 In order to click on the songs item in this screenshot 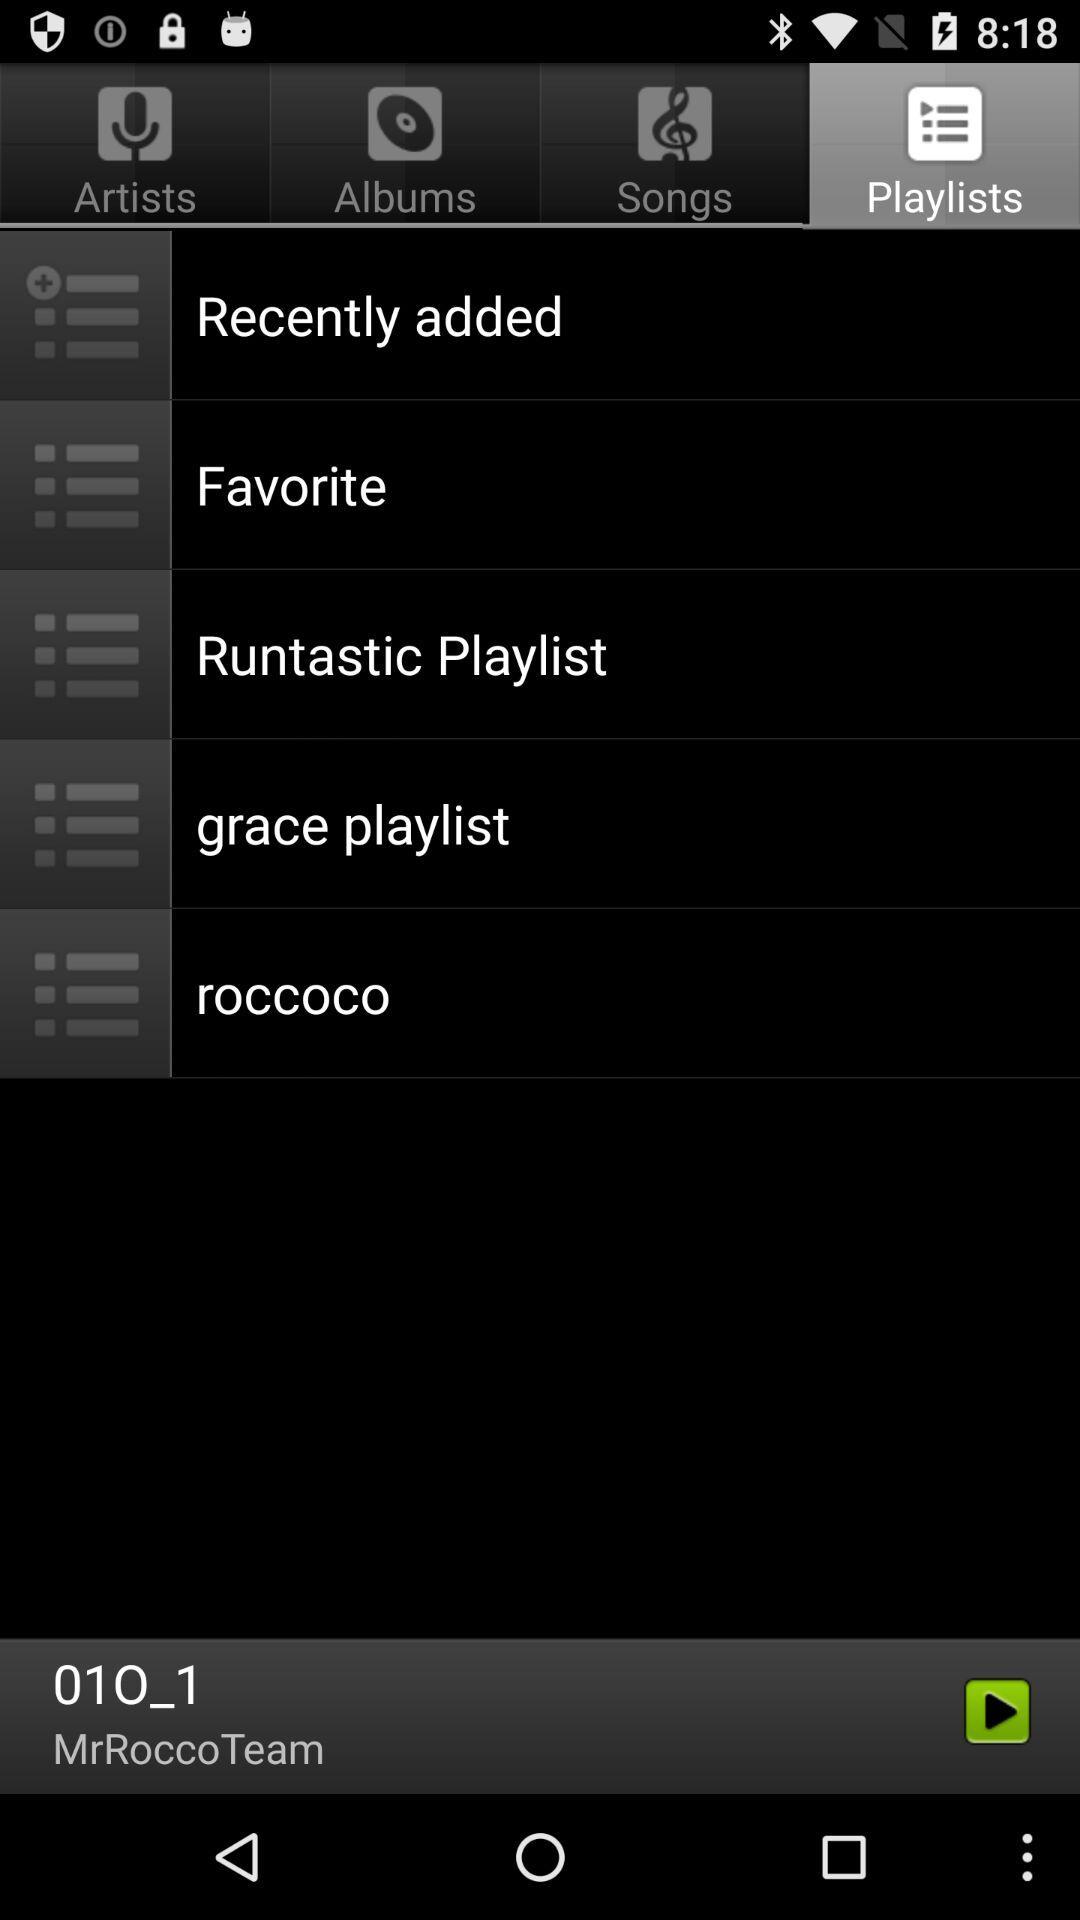, I will do `click(675, 146)`.